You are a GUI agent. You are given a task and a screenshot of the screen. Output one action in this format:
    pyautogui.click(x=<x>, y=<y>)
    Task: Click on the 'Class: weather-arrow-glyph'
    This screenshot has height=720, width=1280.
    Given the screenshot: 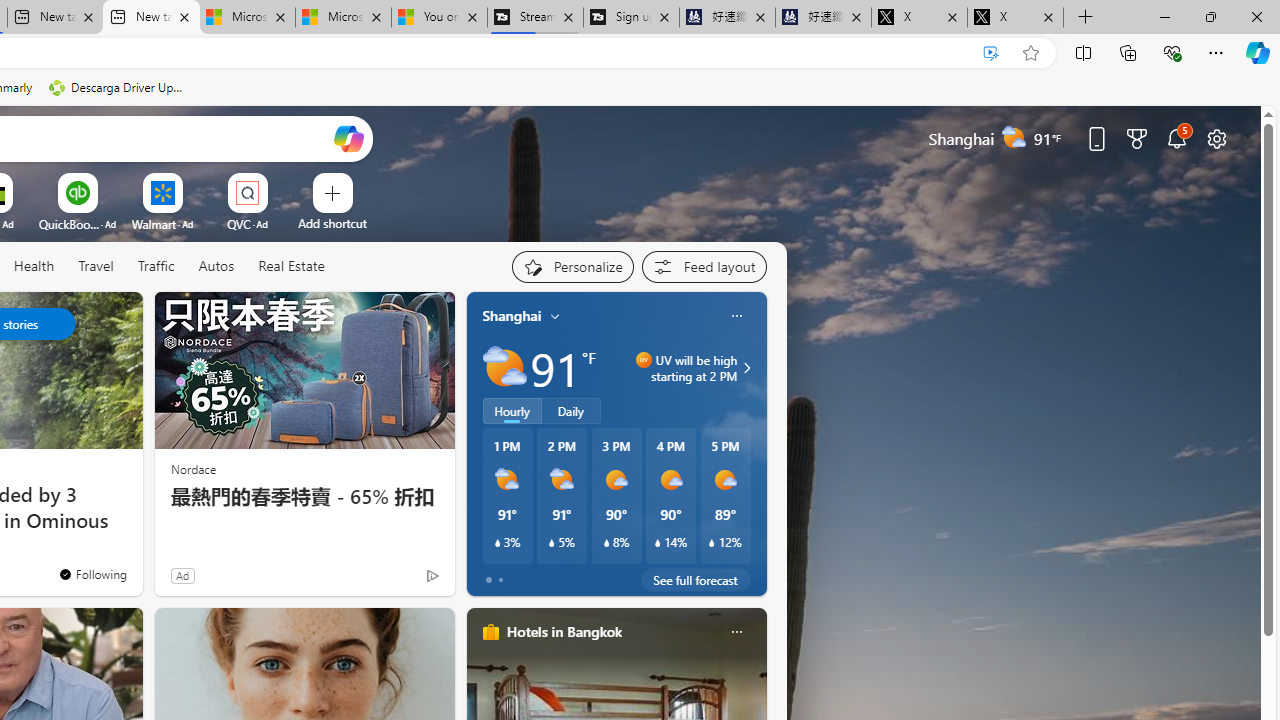 What is the action you would take?
    pyautogui.click(x=745, y=367)
    